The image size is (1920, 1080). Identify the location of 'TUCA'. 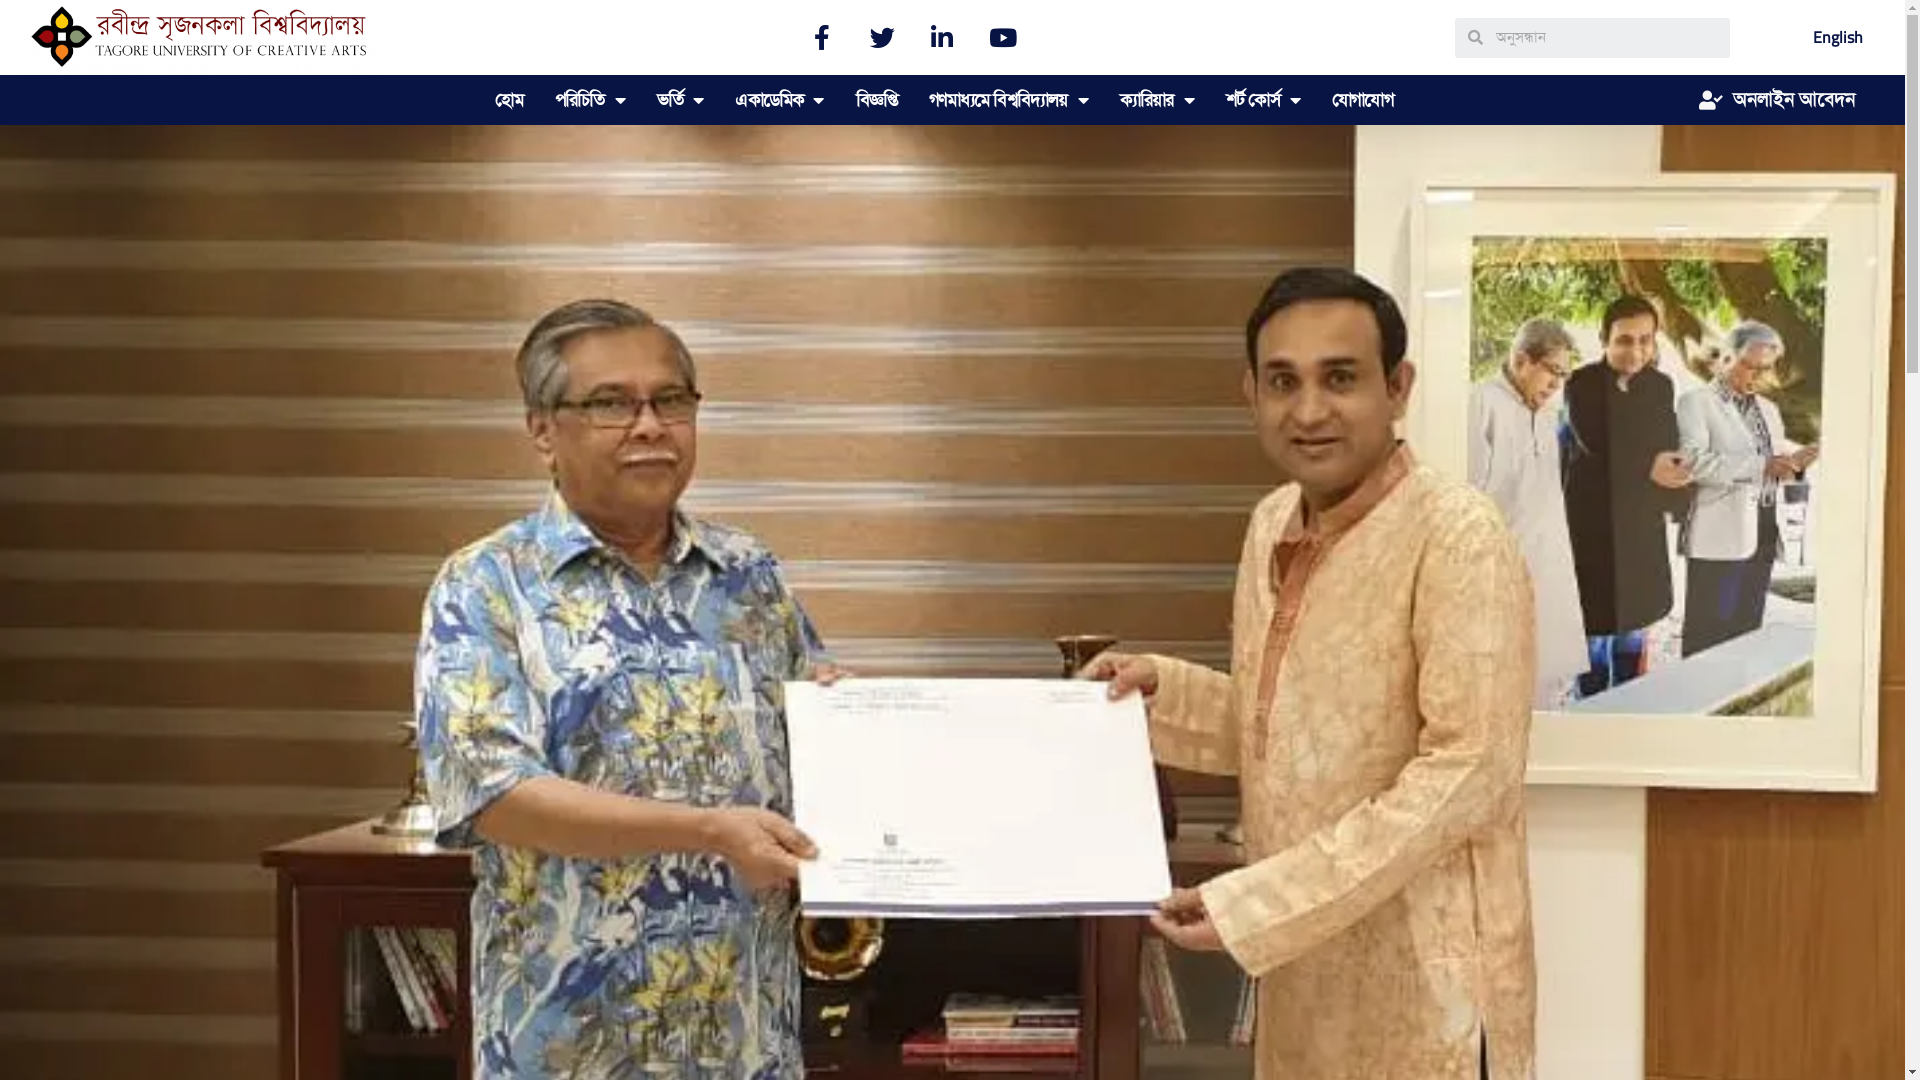
(200, 37).